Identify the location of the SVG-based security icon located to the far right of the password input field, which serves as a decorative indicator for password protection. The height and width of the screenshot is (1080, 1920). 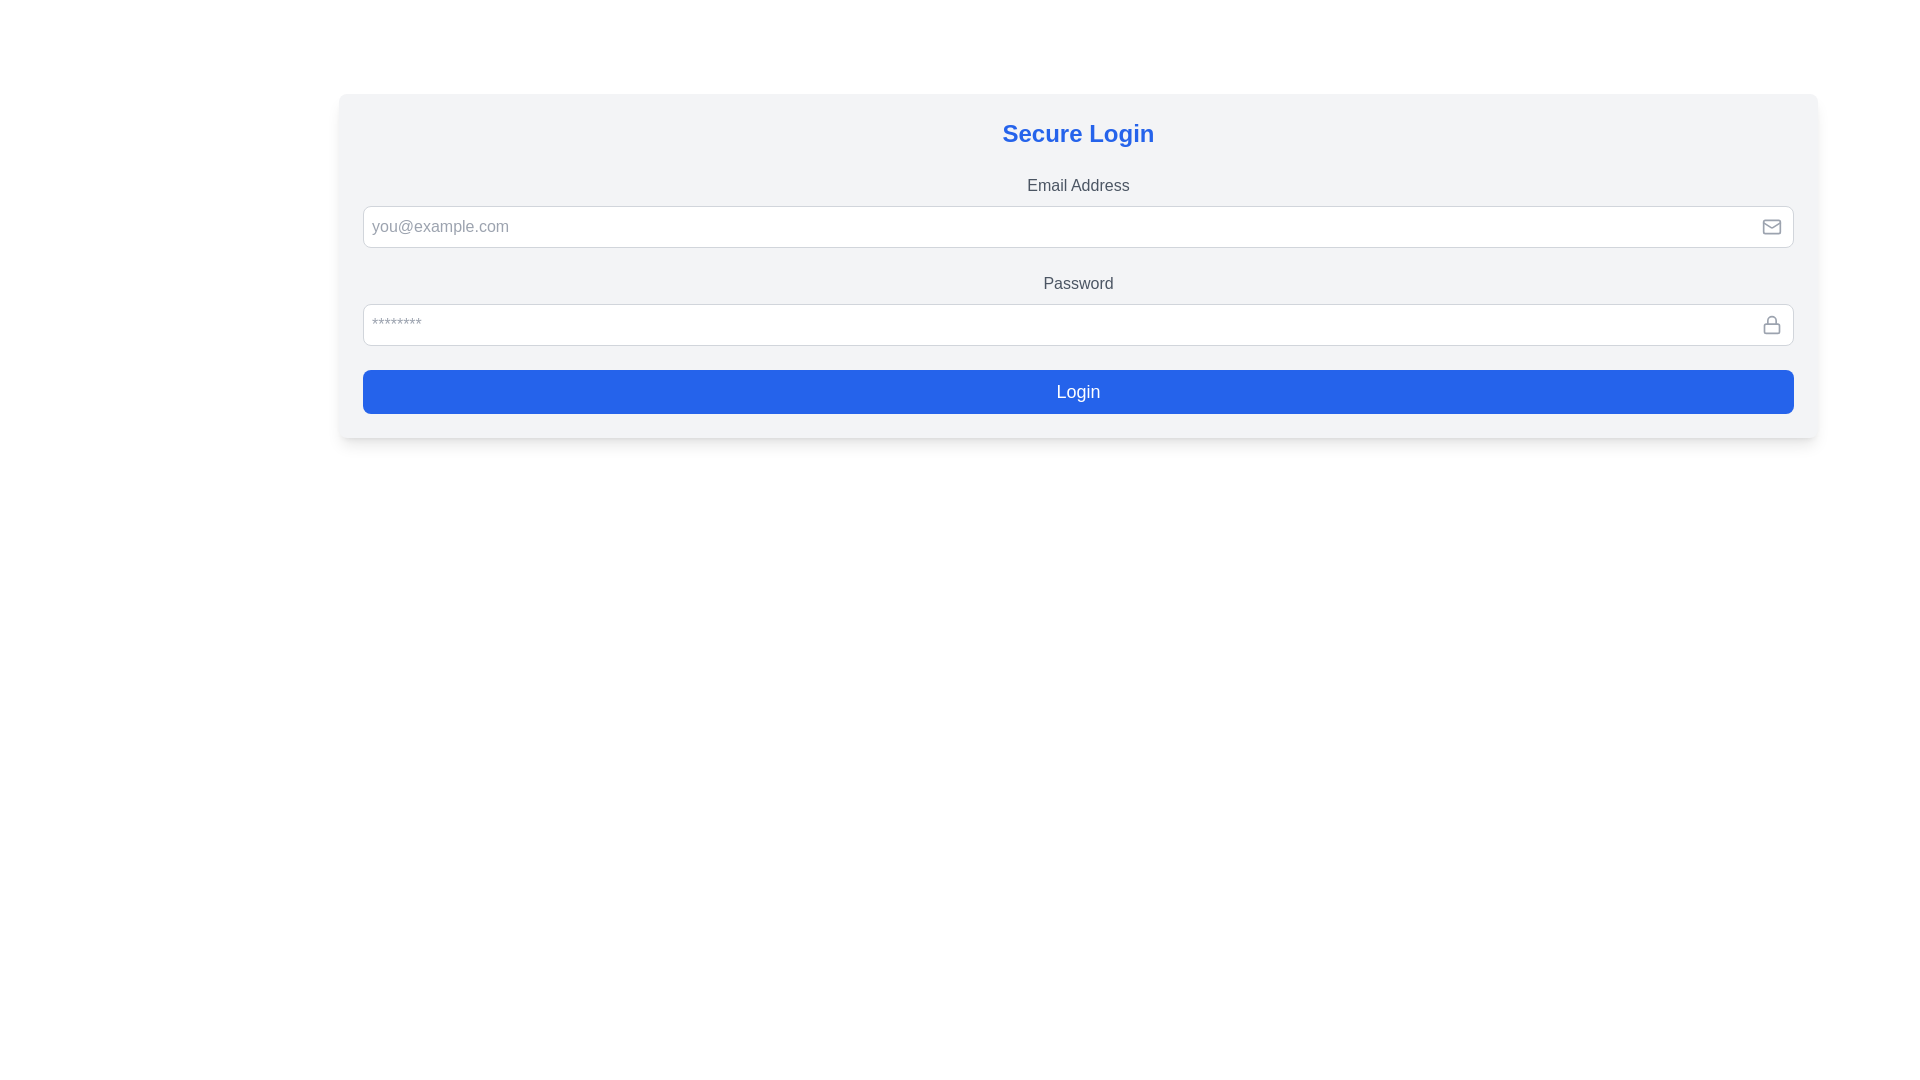
(1771, 323).